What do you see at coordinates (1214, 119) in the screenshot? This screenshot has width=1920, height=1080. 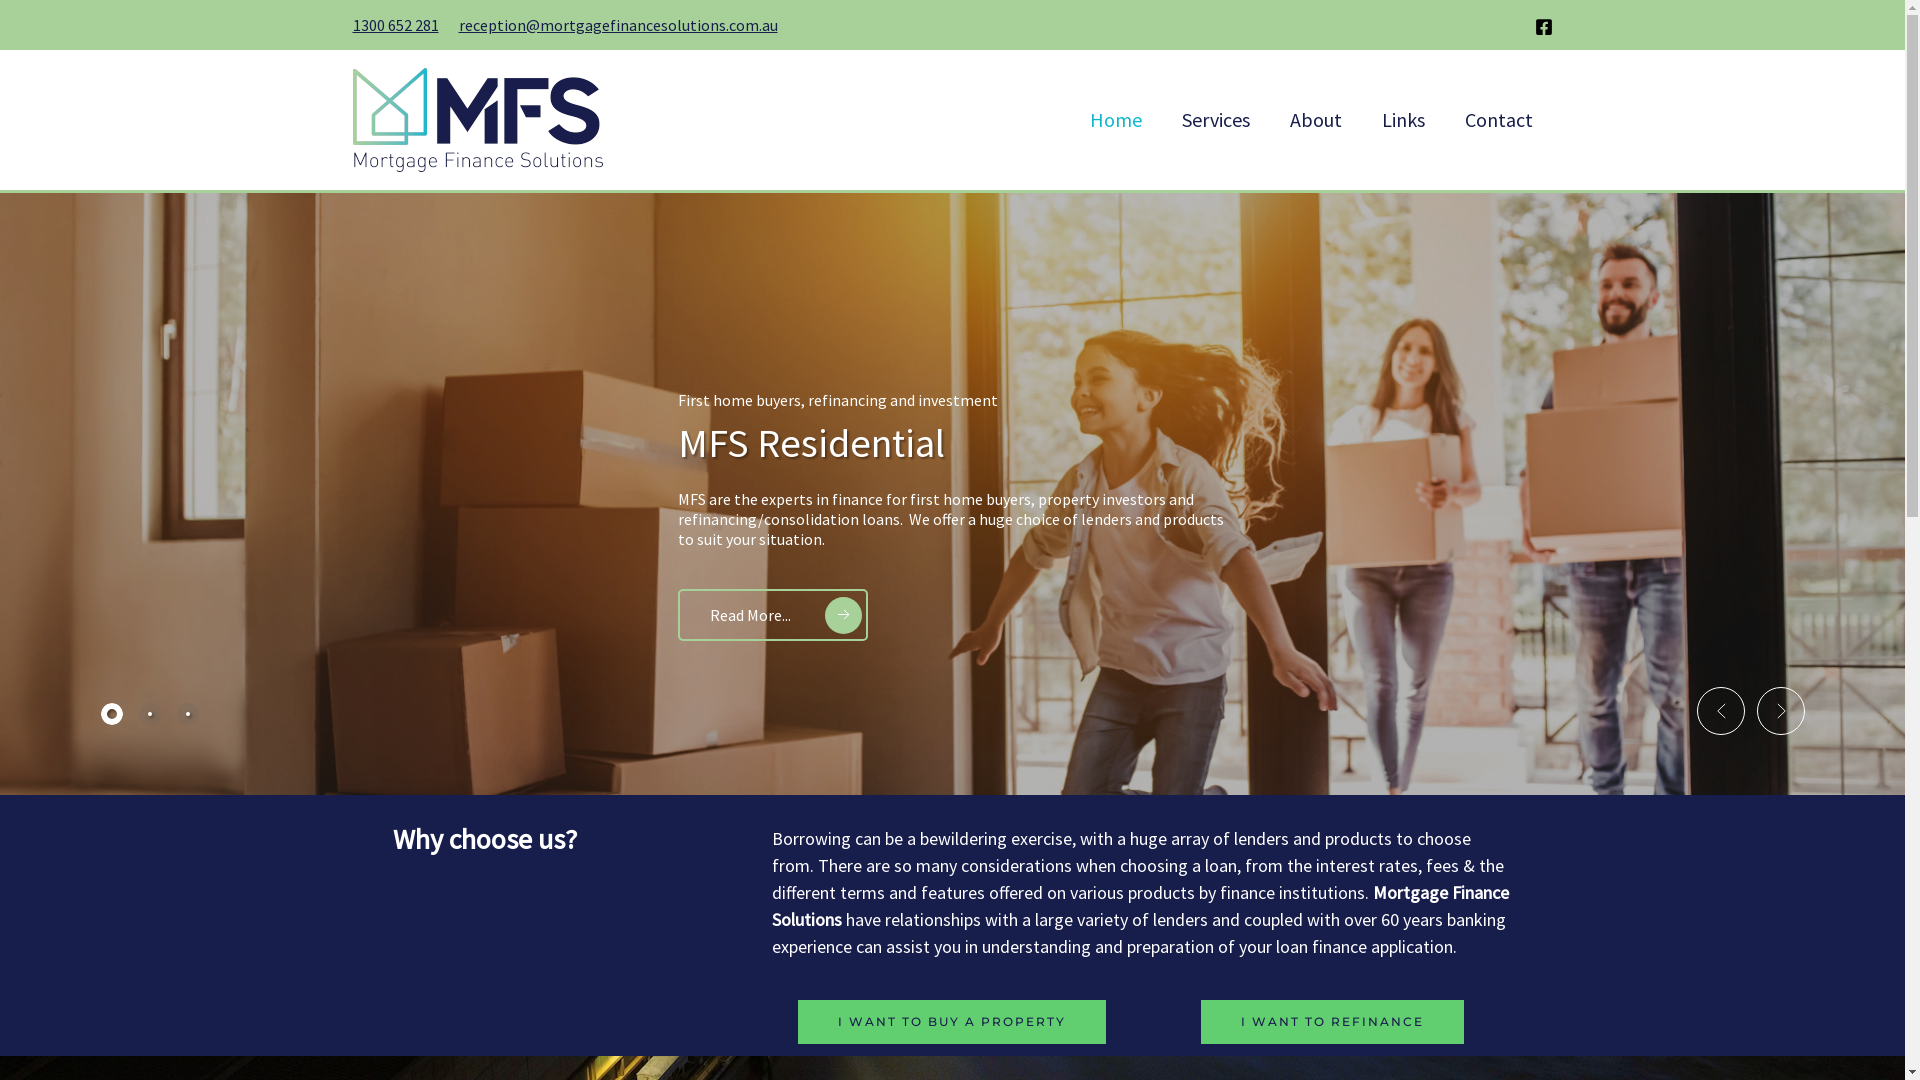 I see `'Services'` at bounding box center [1214, 119].